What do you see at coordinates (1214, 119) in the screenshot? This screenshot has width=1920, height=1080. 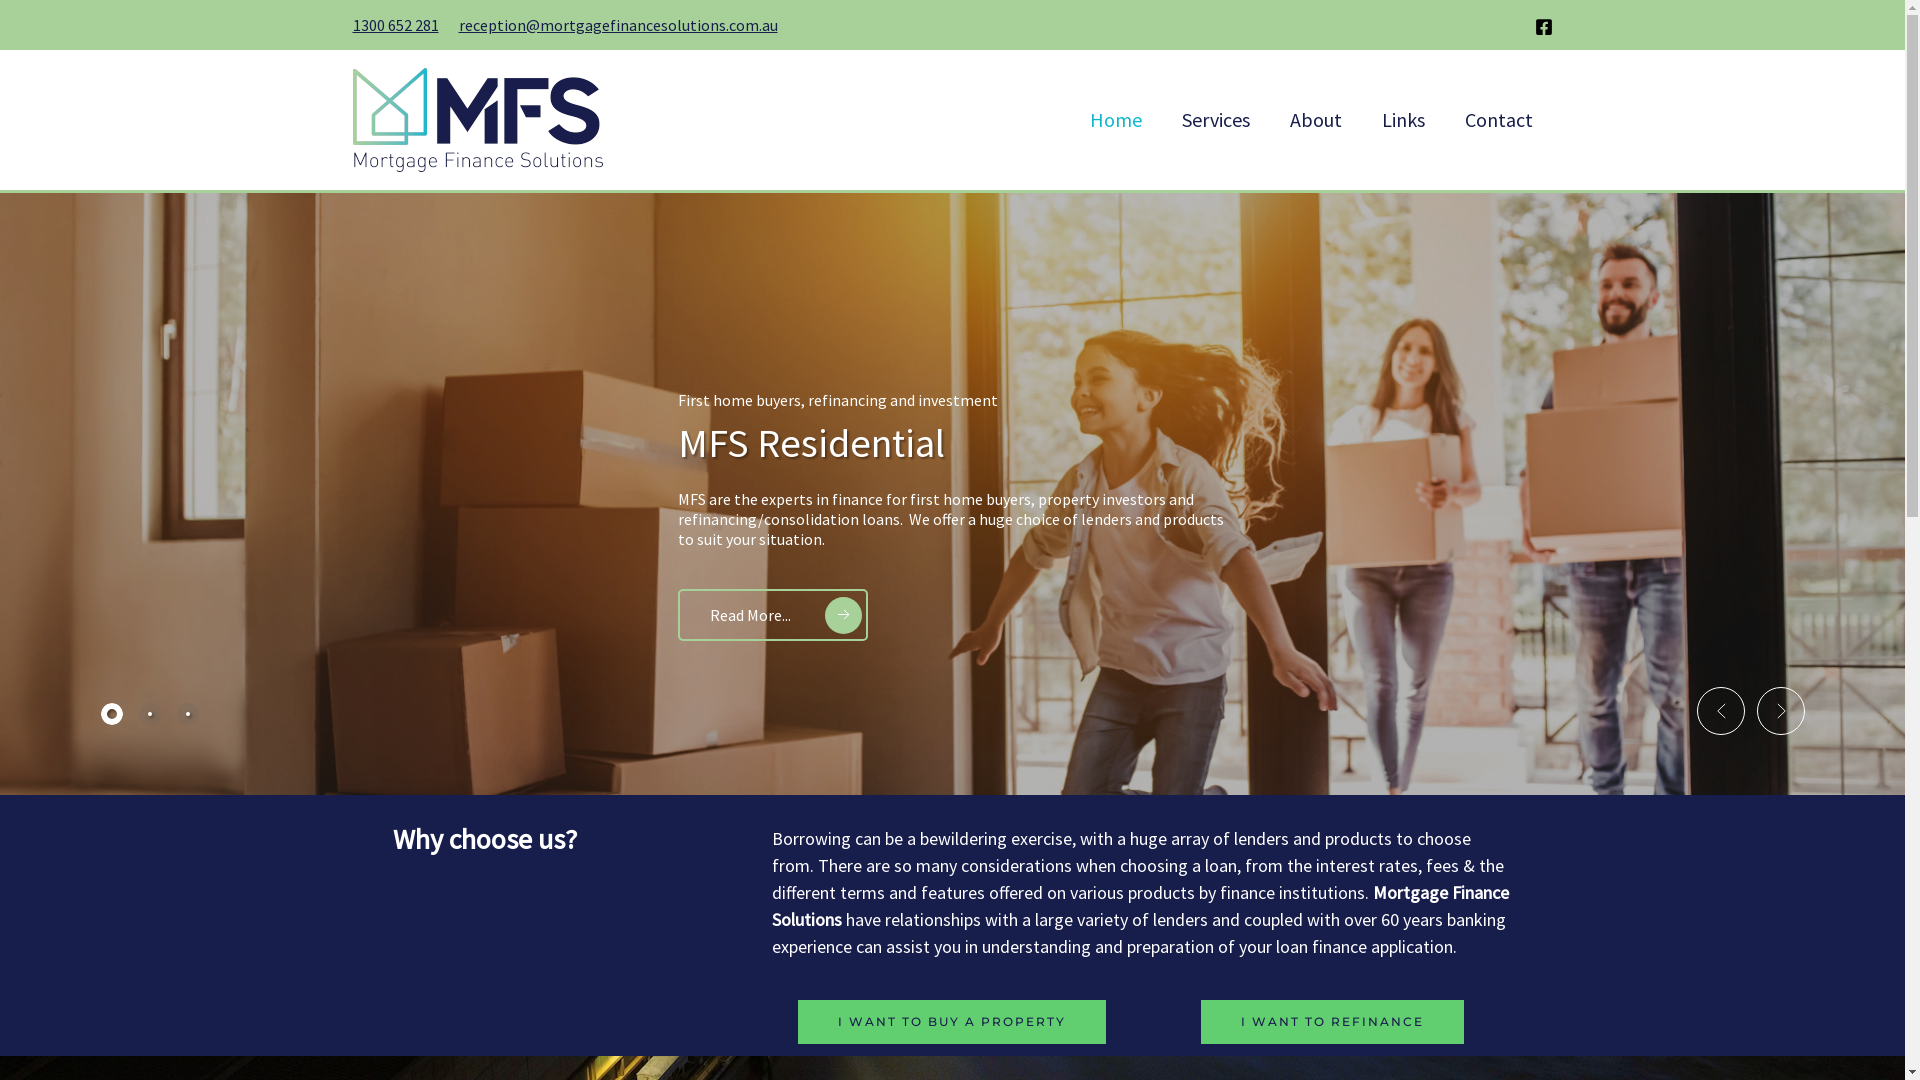 I see `'Services'` at bounding box center [1214, 119].